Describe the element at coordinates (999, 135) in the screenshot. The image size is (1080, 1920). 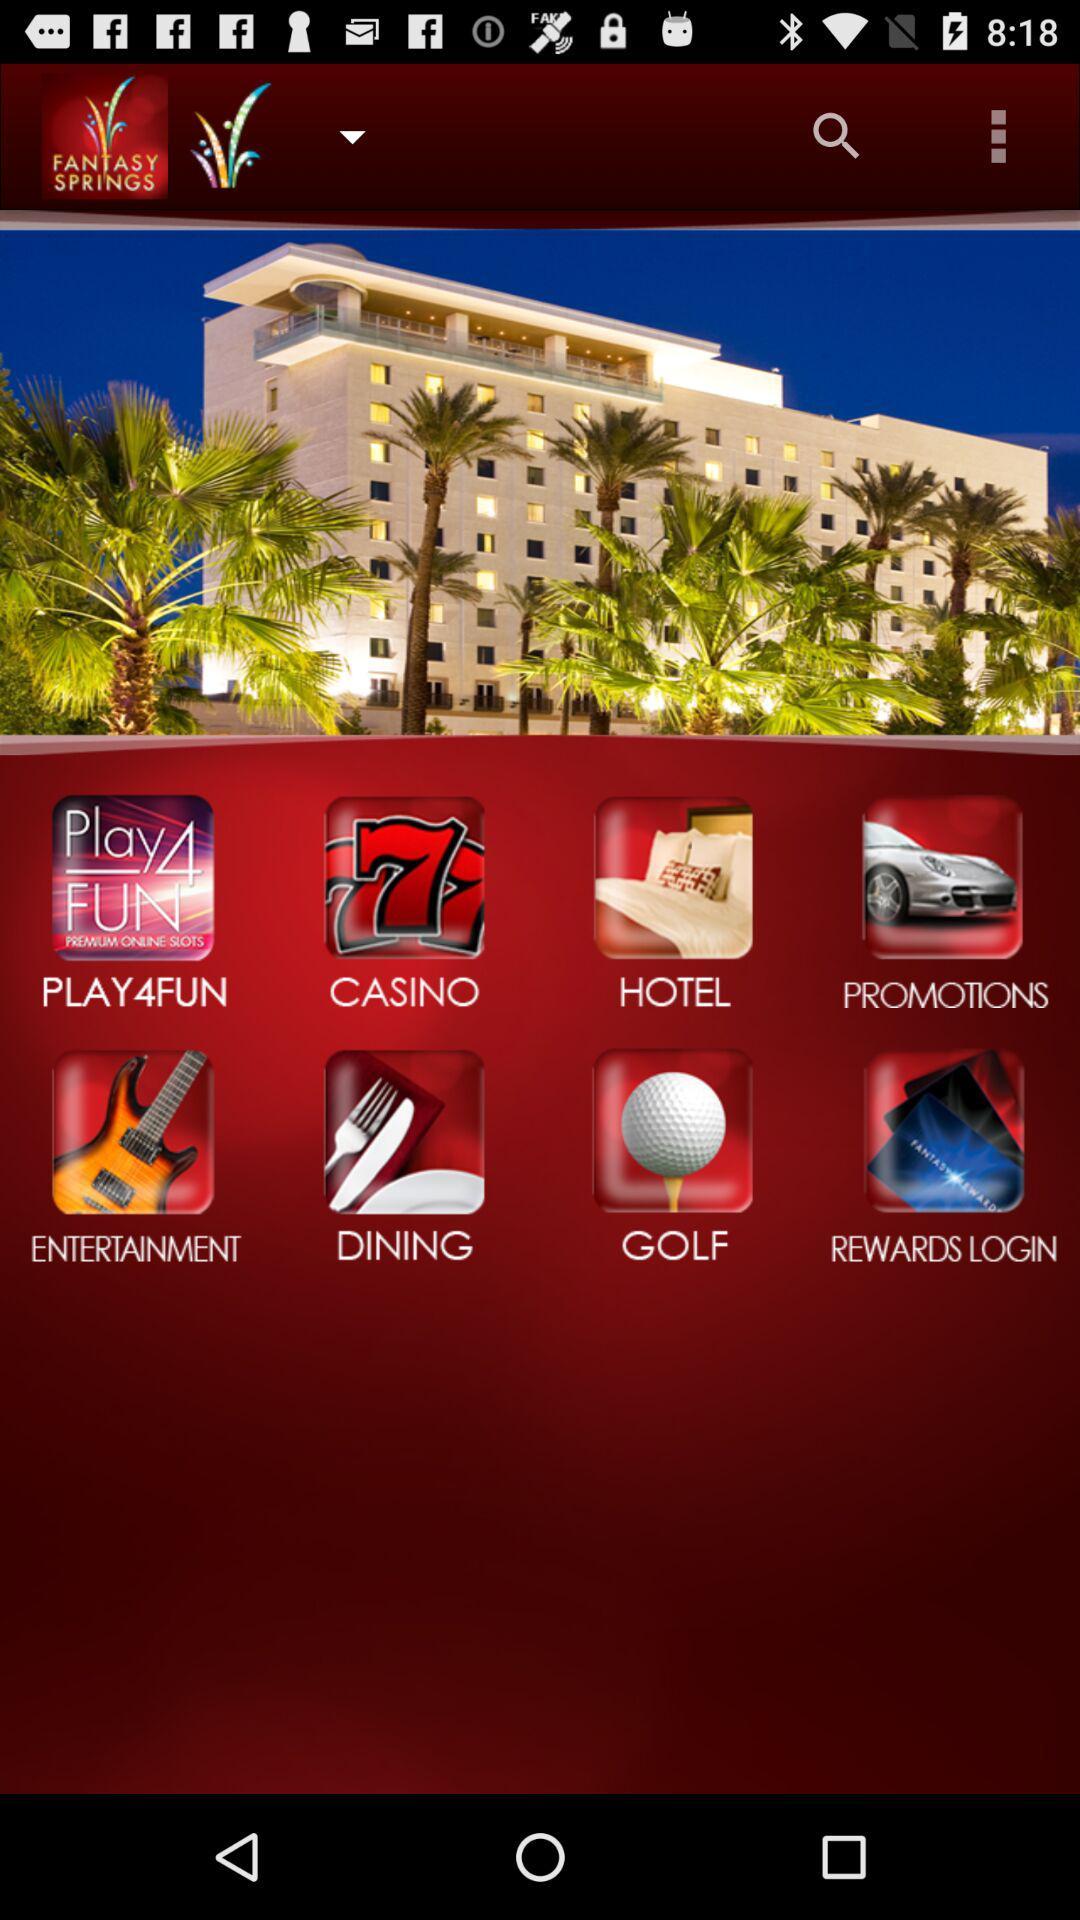
I see `show menu` at that location.